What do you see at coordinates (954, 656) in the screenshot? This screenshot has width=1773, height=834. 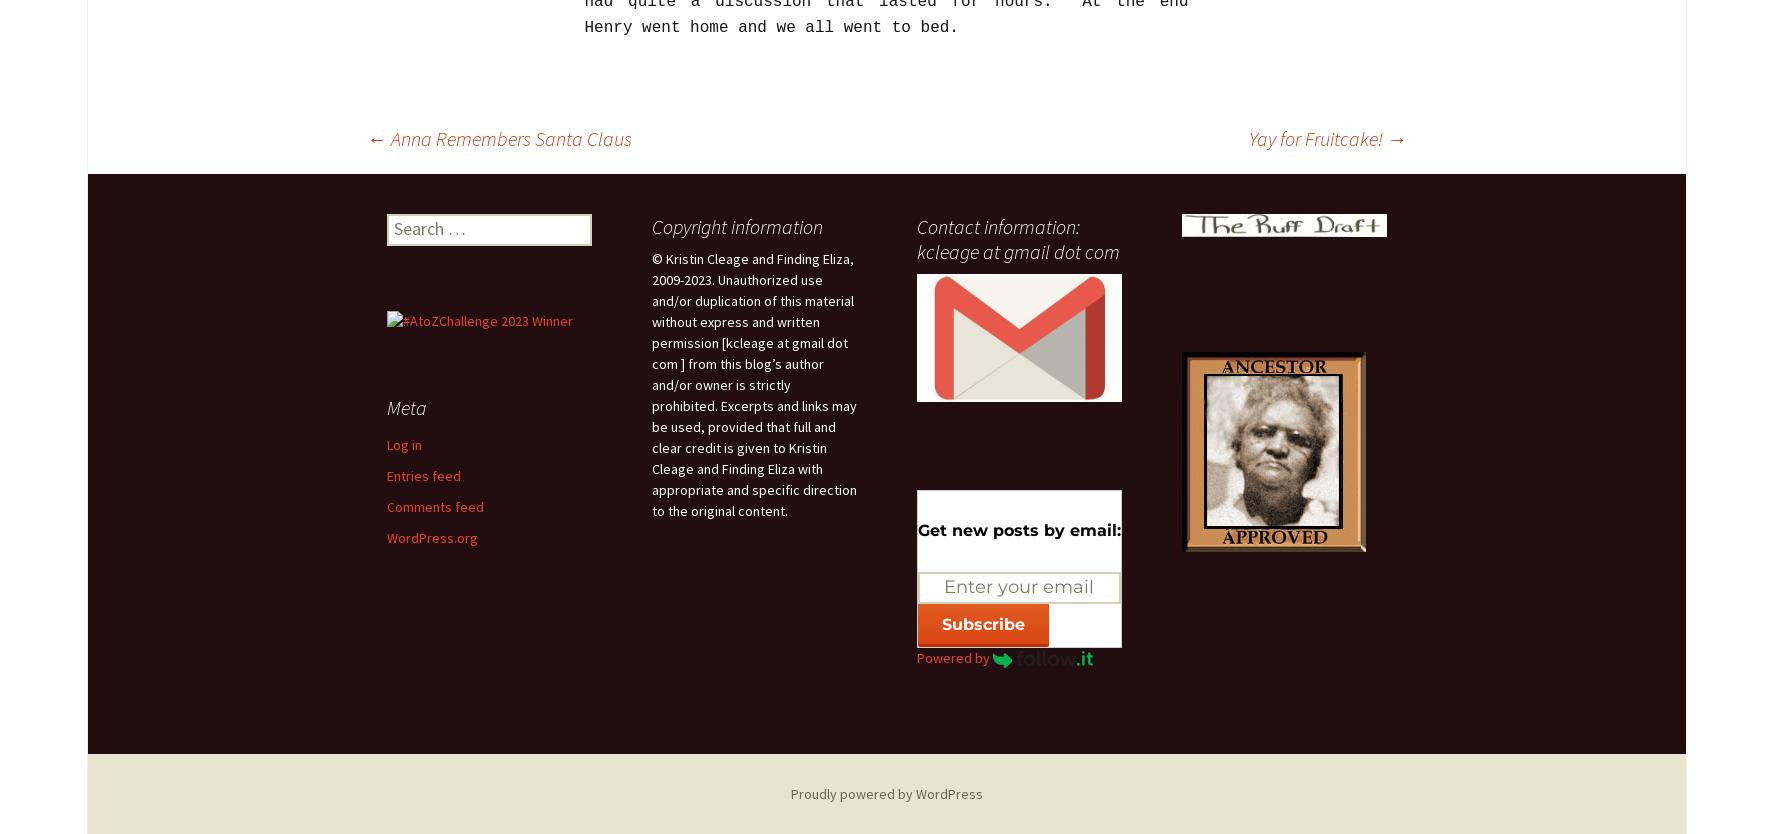 I see `'Powered by'` at bounding box center [954, 656].